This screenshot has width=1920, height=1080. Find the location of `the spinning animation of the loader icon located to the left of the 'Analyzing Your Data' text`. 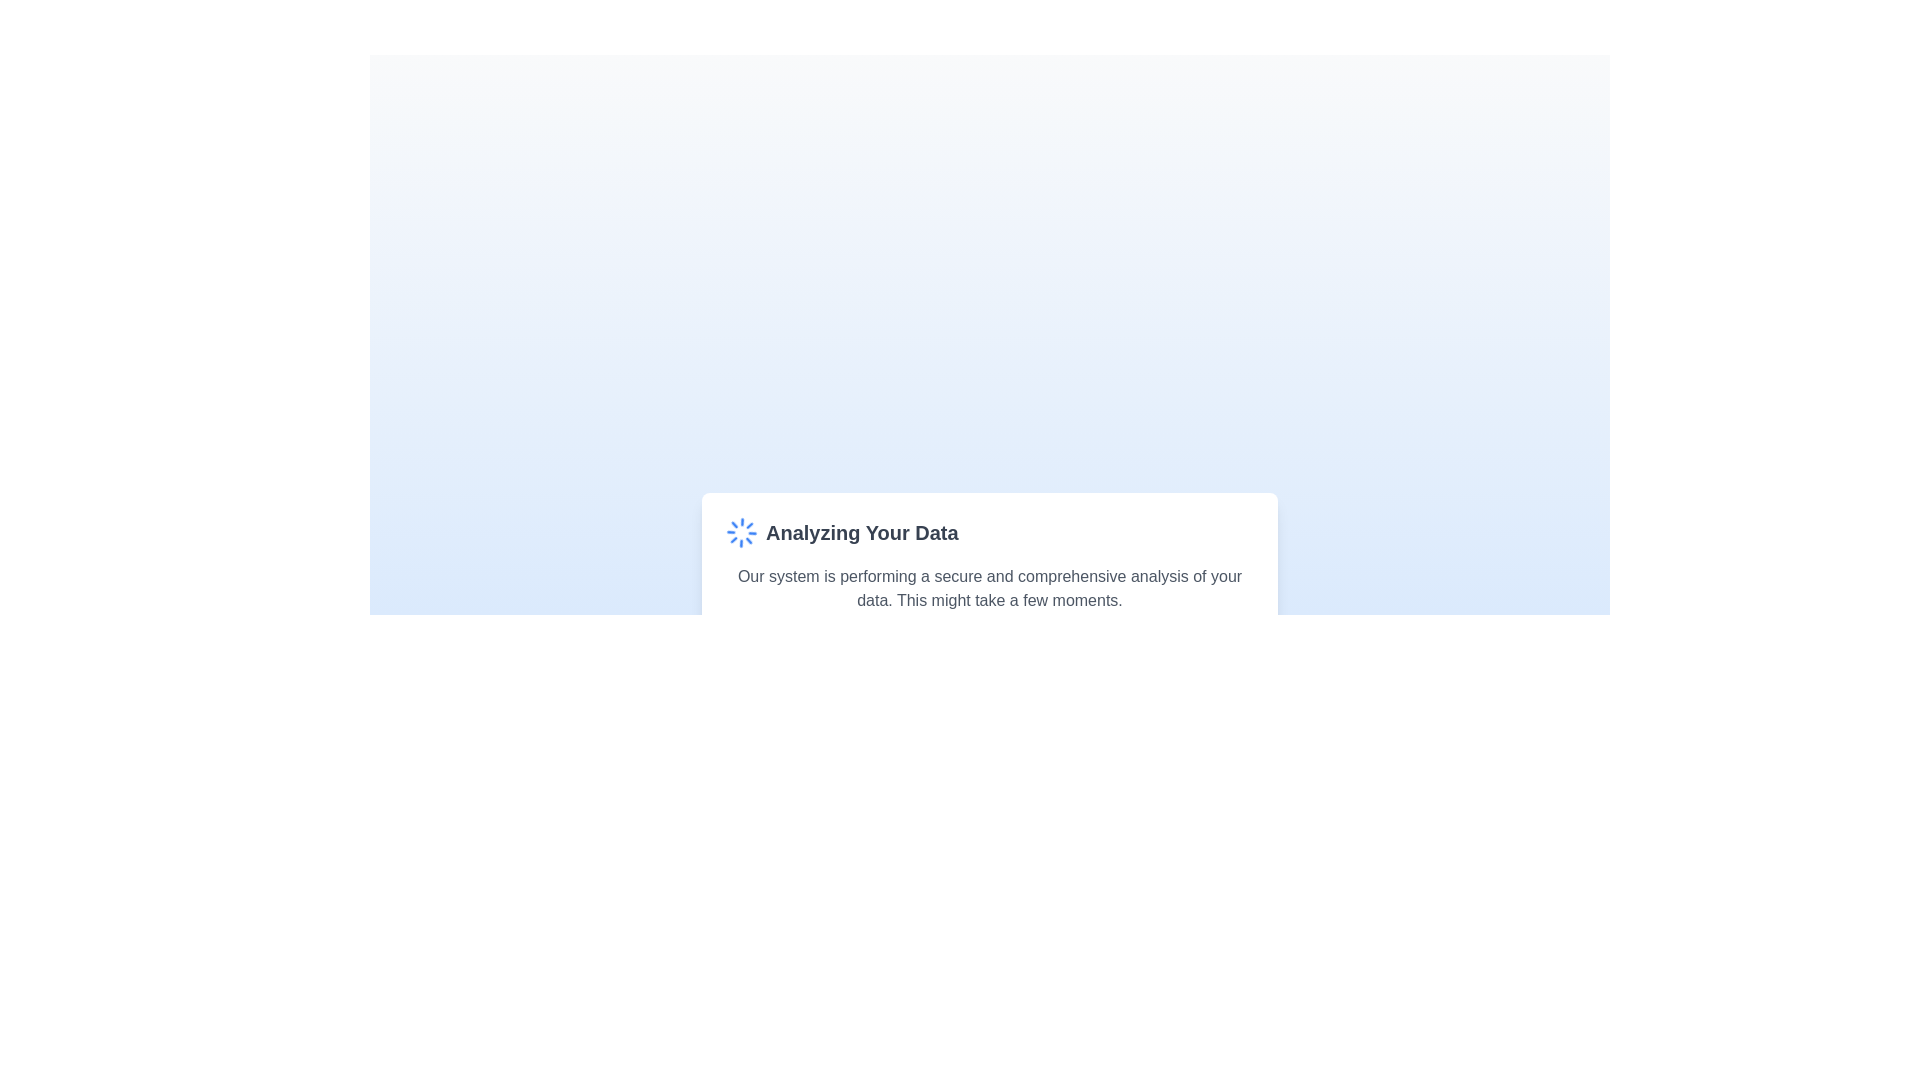

the spinning animation of the loader icon located to the left of the 'Analyzing Your Data' text is located at coordinates (741, 531).